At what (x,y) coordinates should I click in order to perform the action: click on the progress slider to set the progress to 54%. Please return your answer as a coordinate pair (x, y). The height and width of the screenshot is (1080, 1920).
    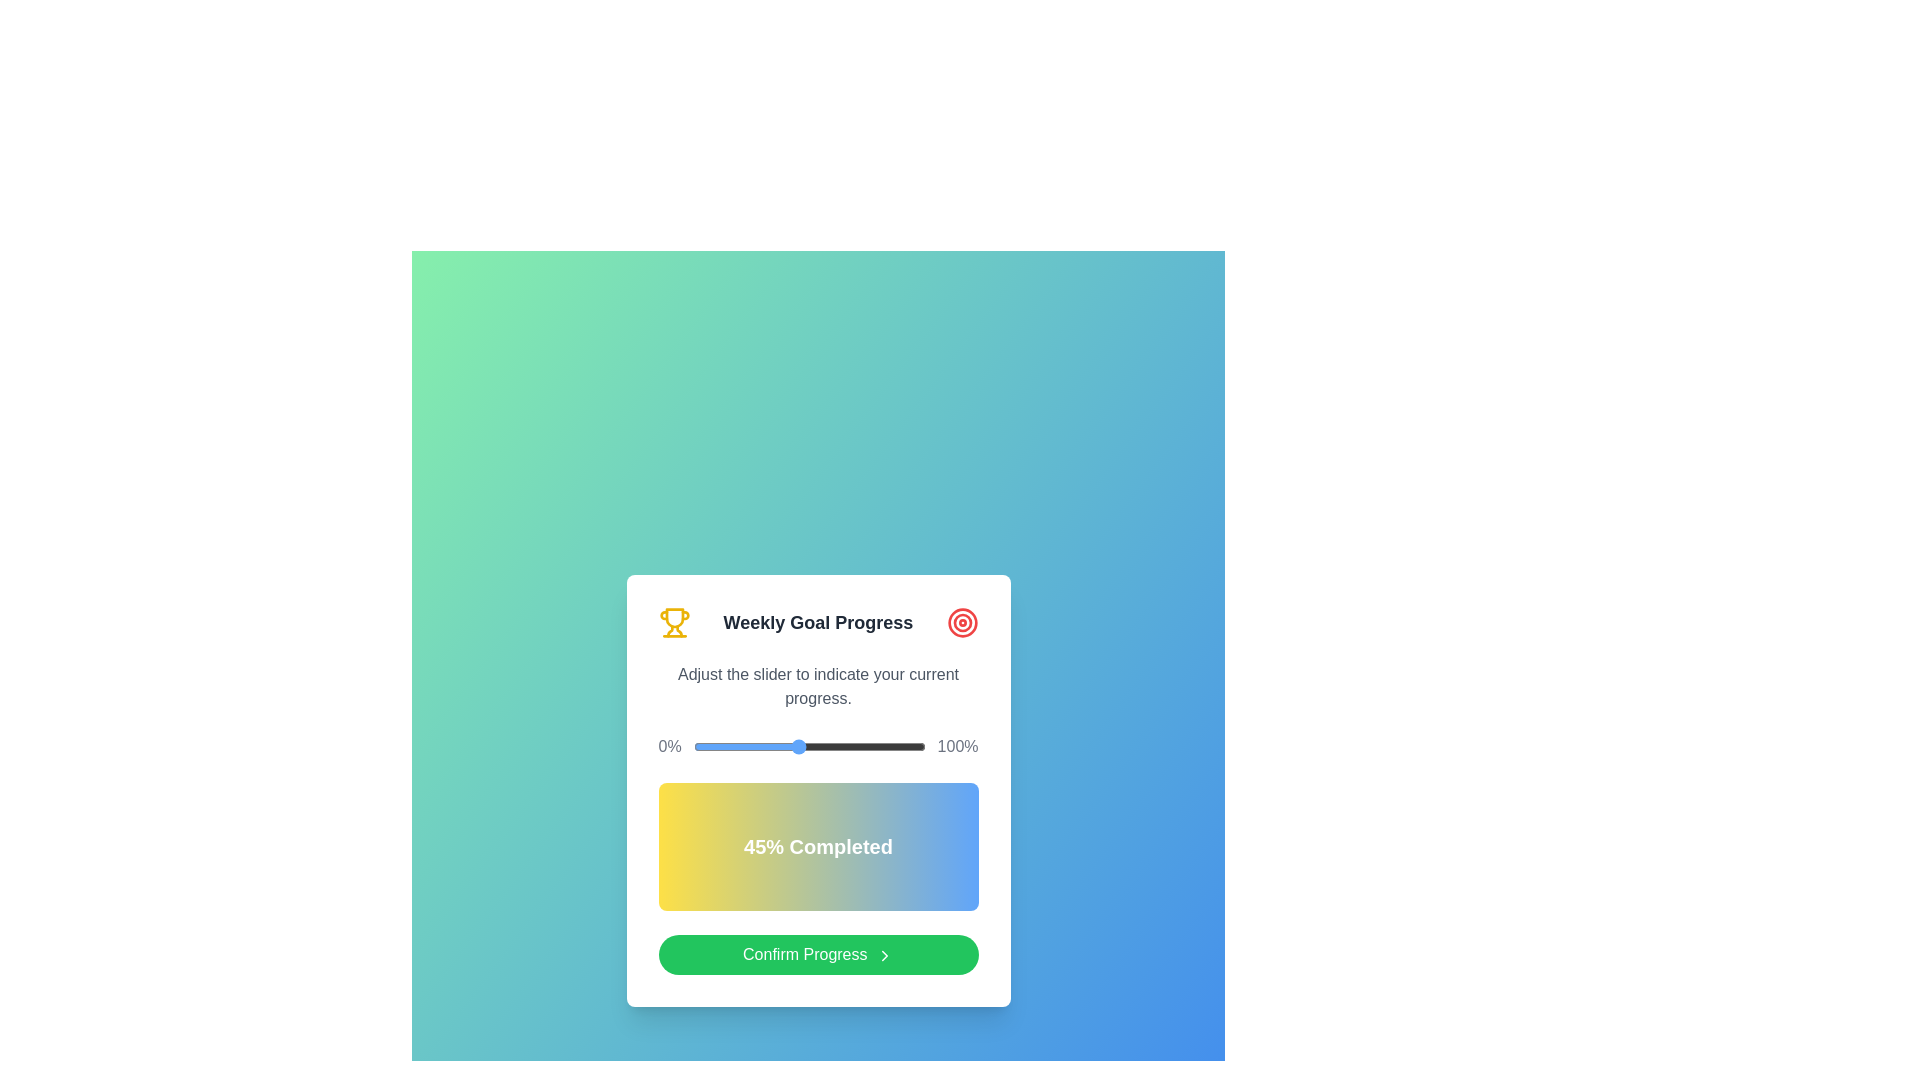
    Looking at the image, I should click on (818, 747).